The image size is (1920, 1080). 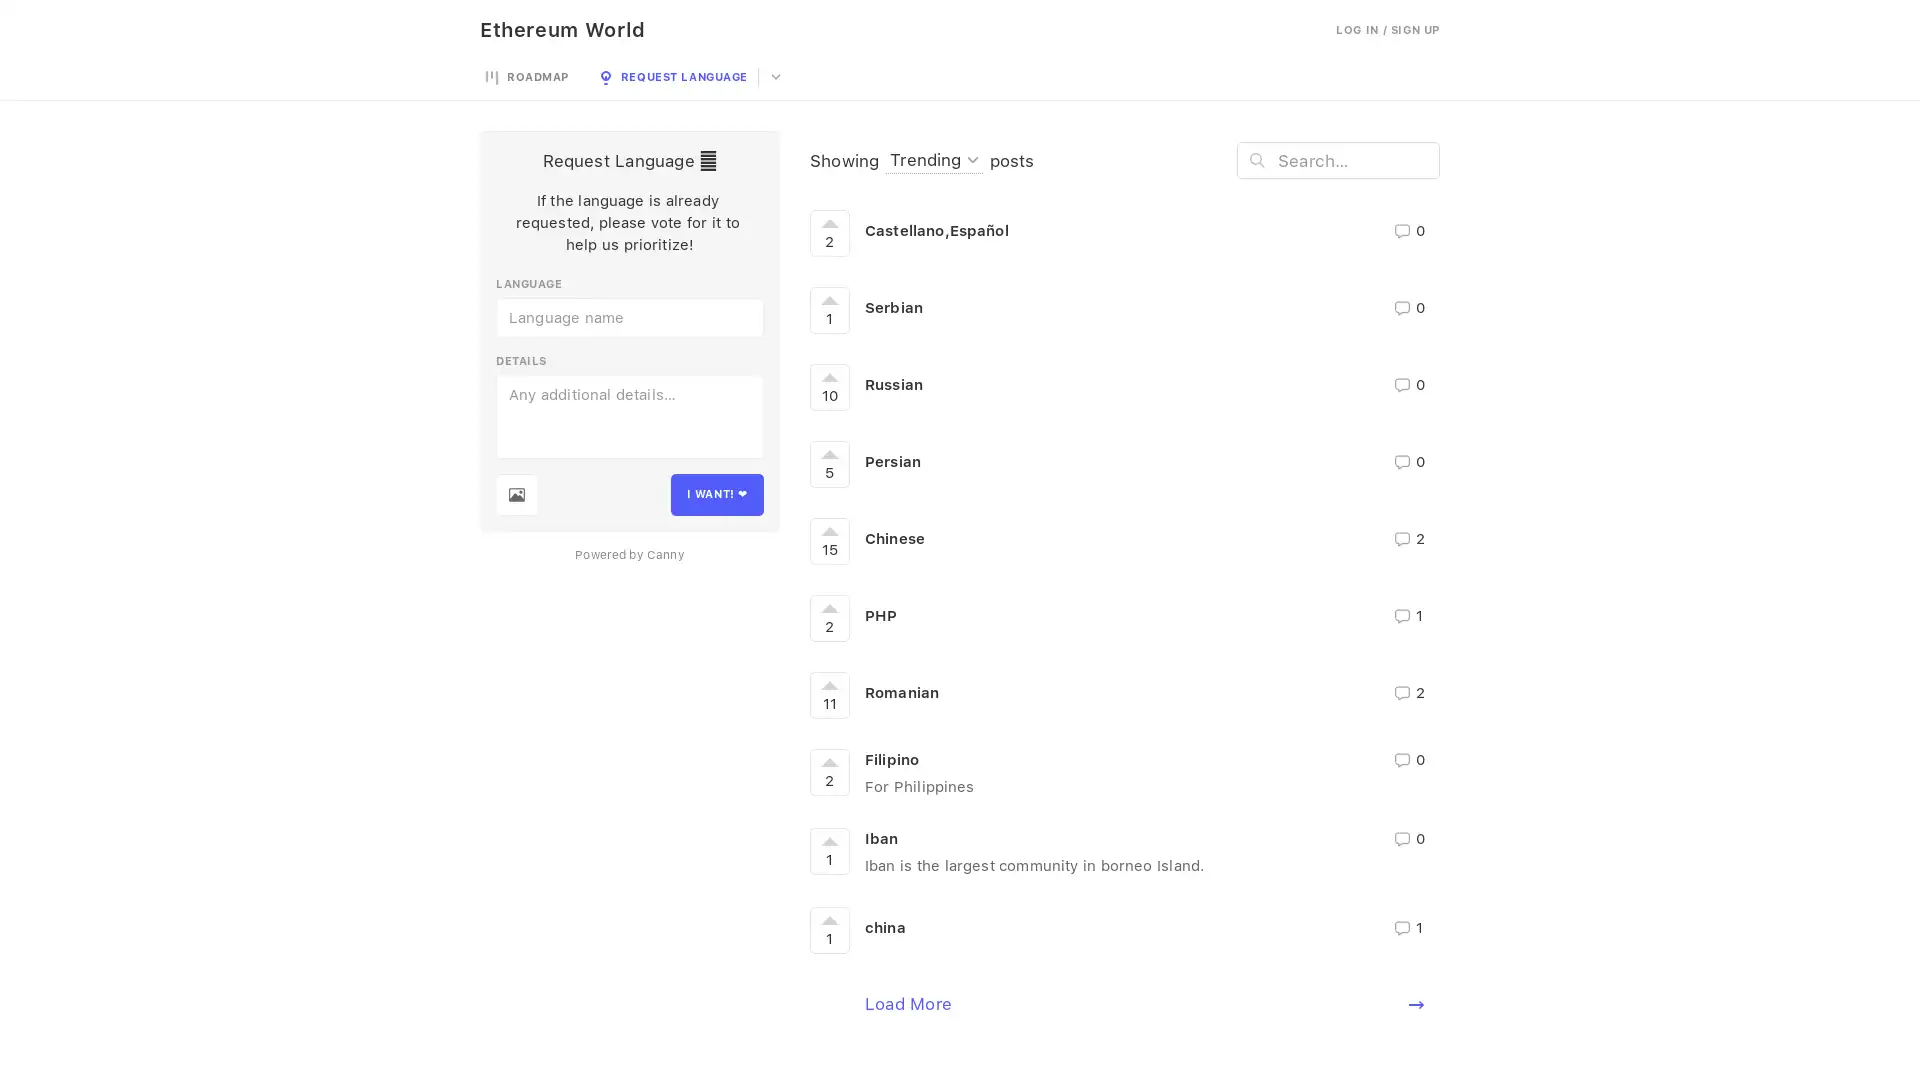 What do you see at coordinates (716, 494) in the screenshot?
I see `I WANT!` at bounding box center [716, 494].